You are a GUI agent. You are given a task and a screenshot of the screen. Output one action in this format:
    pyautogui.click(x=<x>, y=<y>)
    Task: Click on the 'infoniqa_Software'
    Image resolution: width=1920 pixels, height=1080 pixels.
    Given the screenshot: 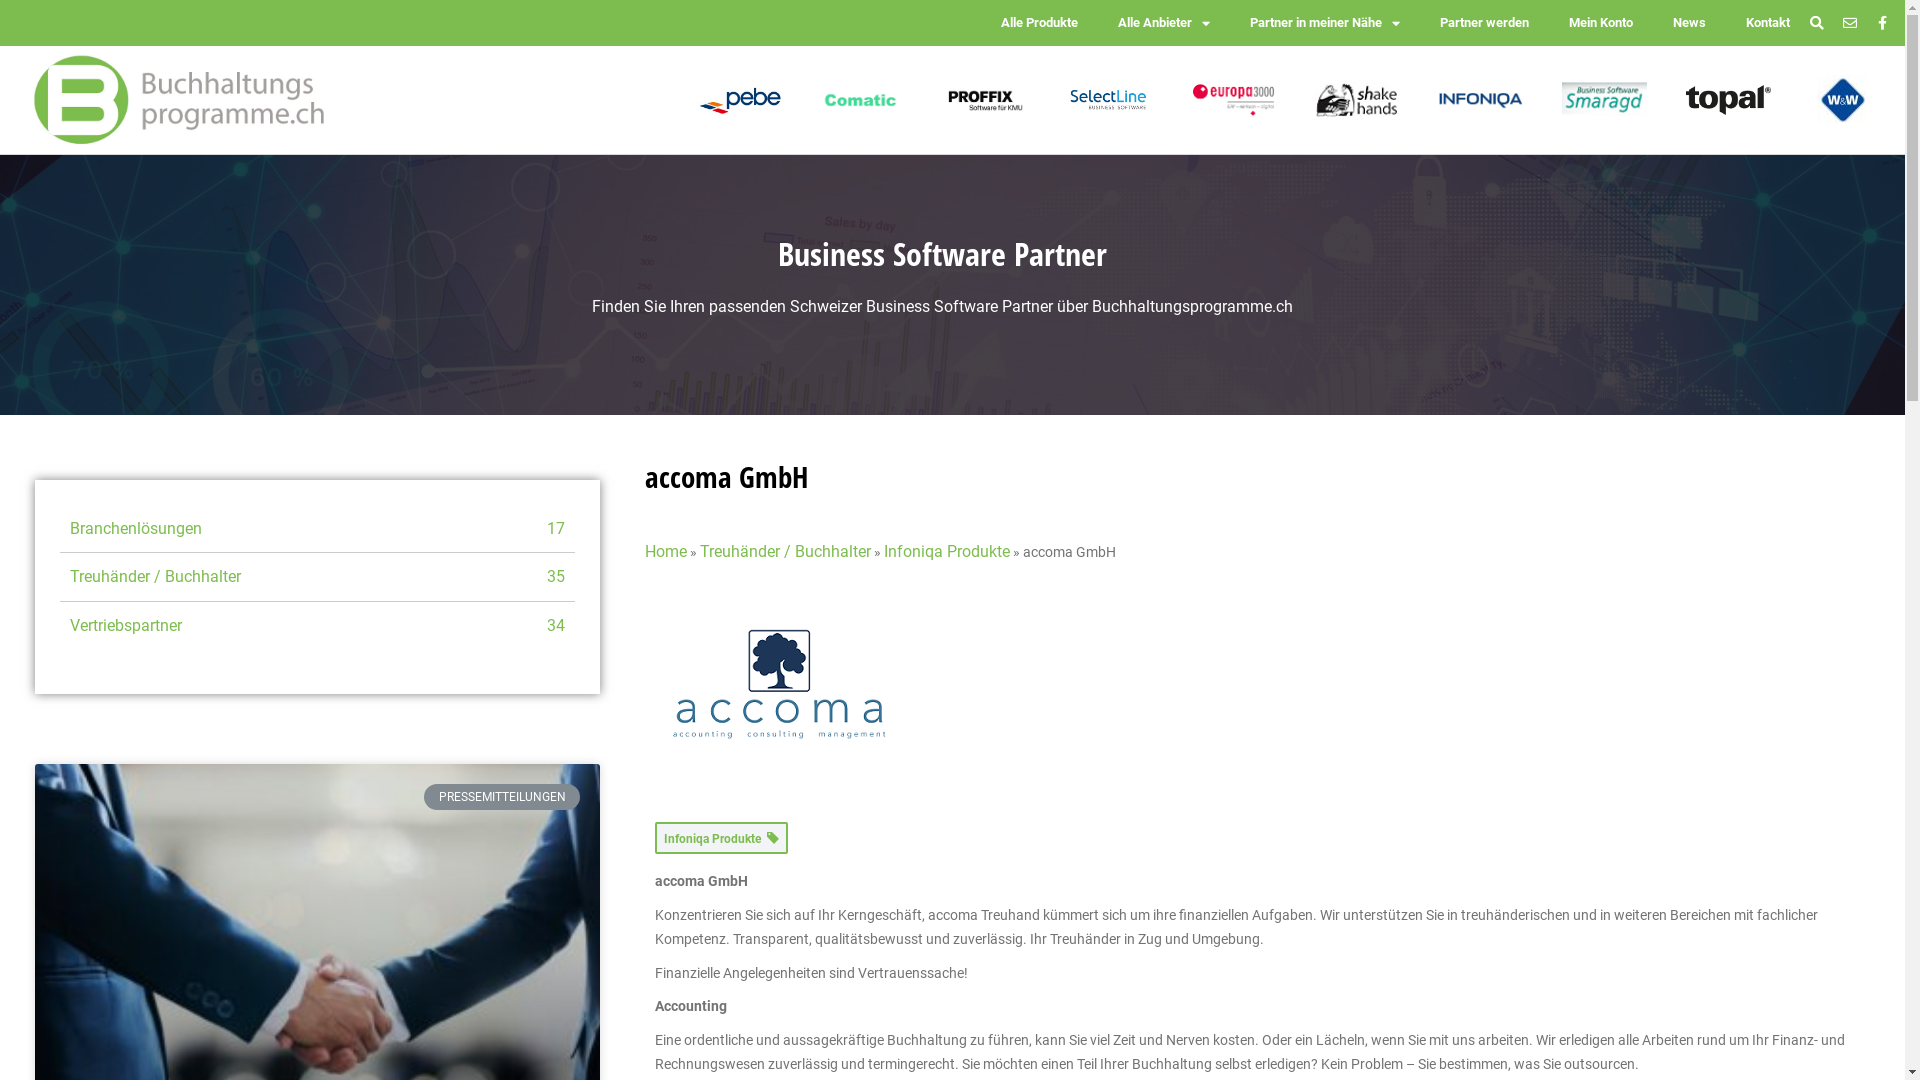 What is the action you would take?
    pyautogui.click(x=1480, y=100)
    